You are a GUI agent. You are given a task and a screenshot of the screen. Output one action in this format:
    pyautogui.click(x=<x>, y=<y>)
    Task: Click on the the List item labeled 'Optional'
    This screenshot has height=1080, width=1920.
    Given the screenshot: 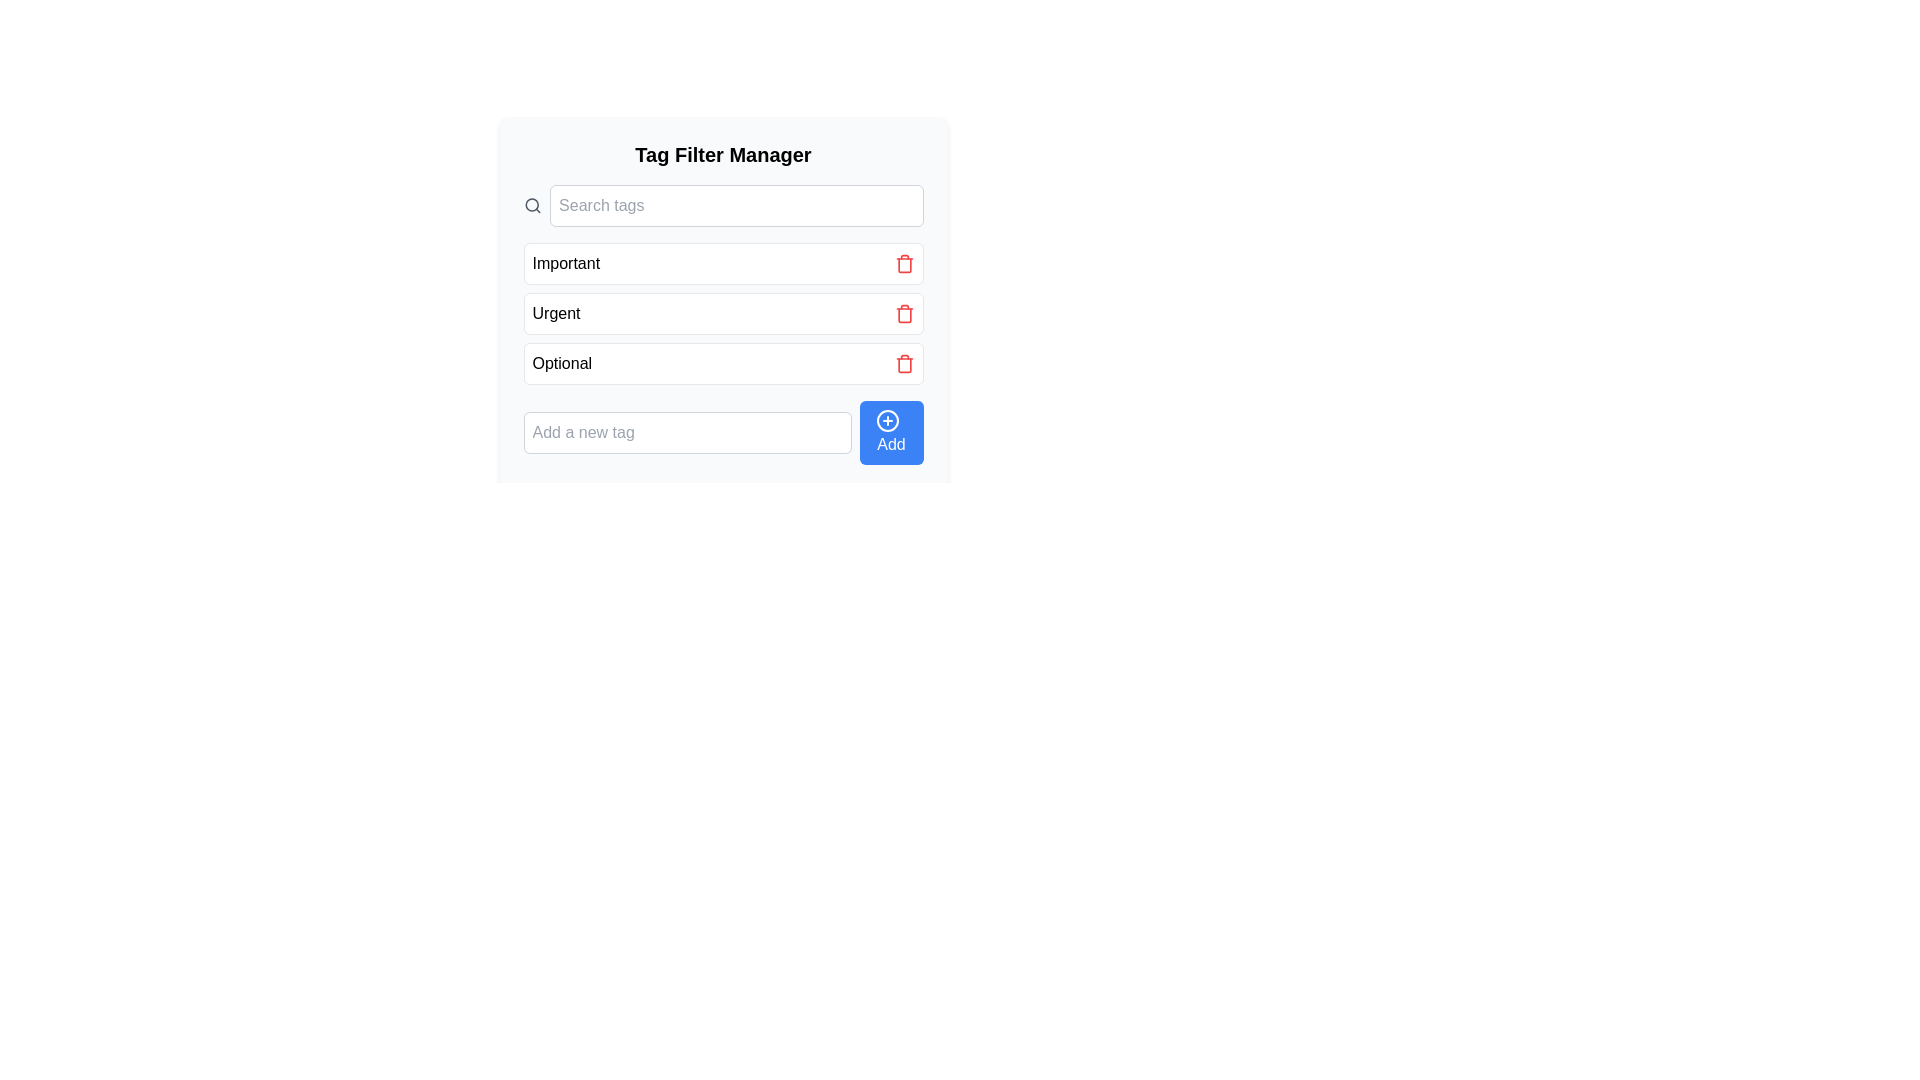 What is the action you would take?
    pyautogui.click(x=722, y=363)
    